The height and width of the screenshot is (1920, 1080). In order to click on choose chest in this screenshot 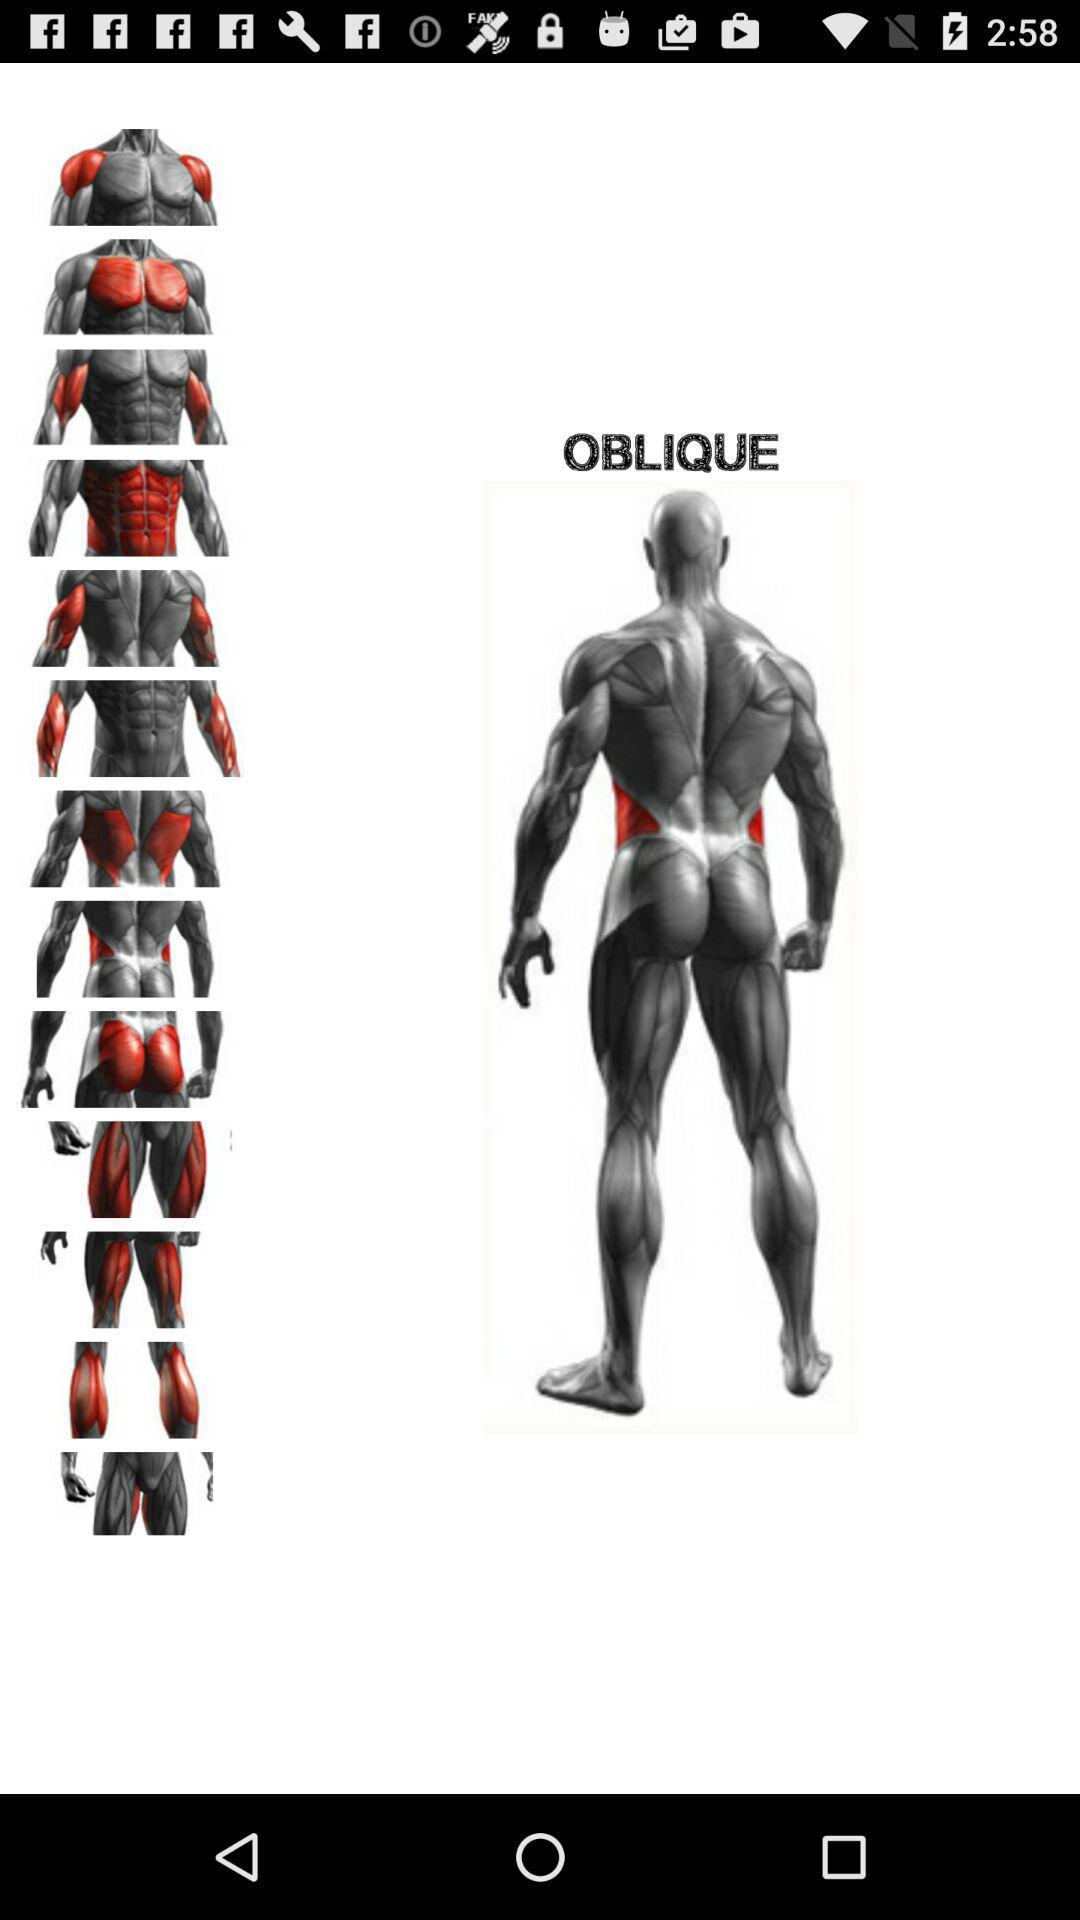, I will do `click(131, 391)`.